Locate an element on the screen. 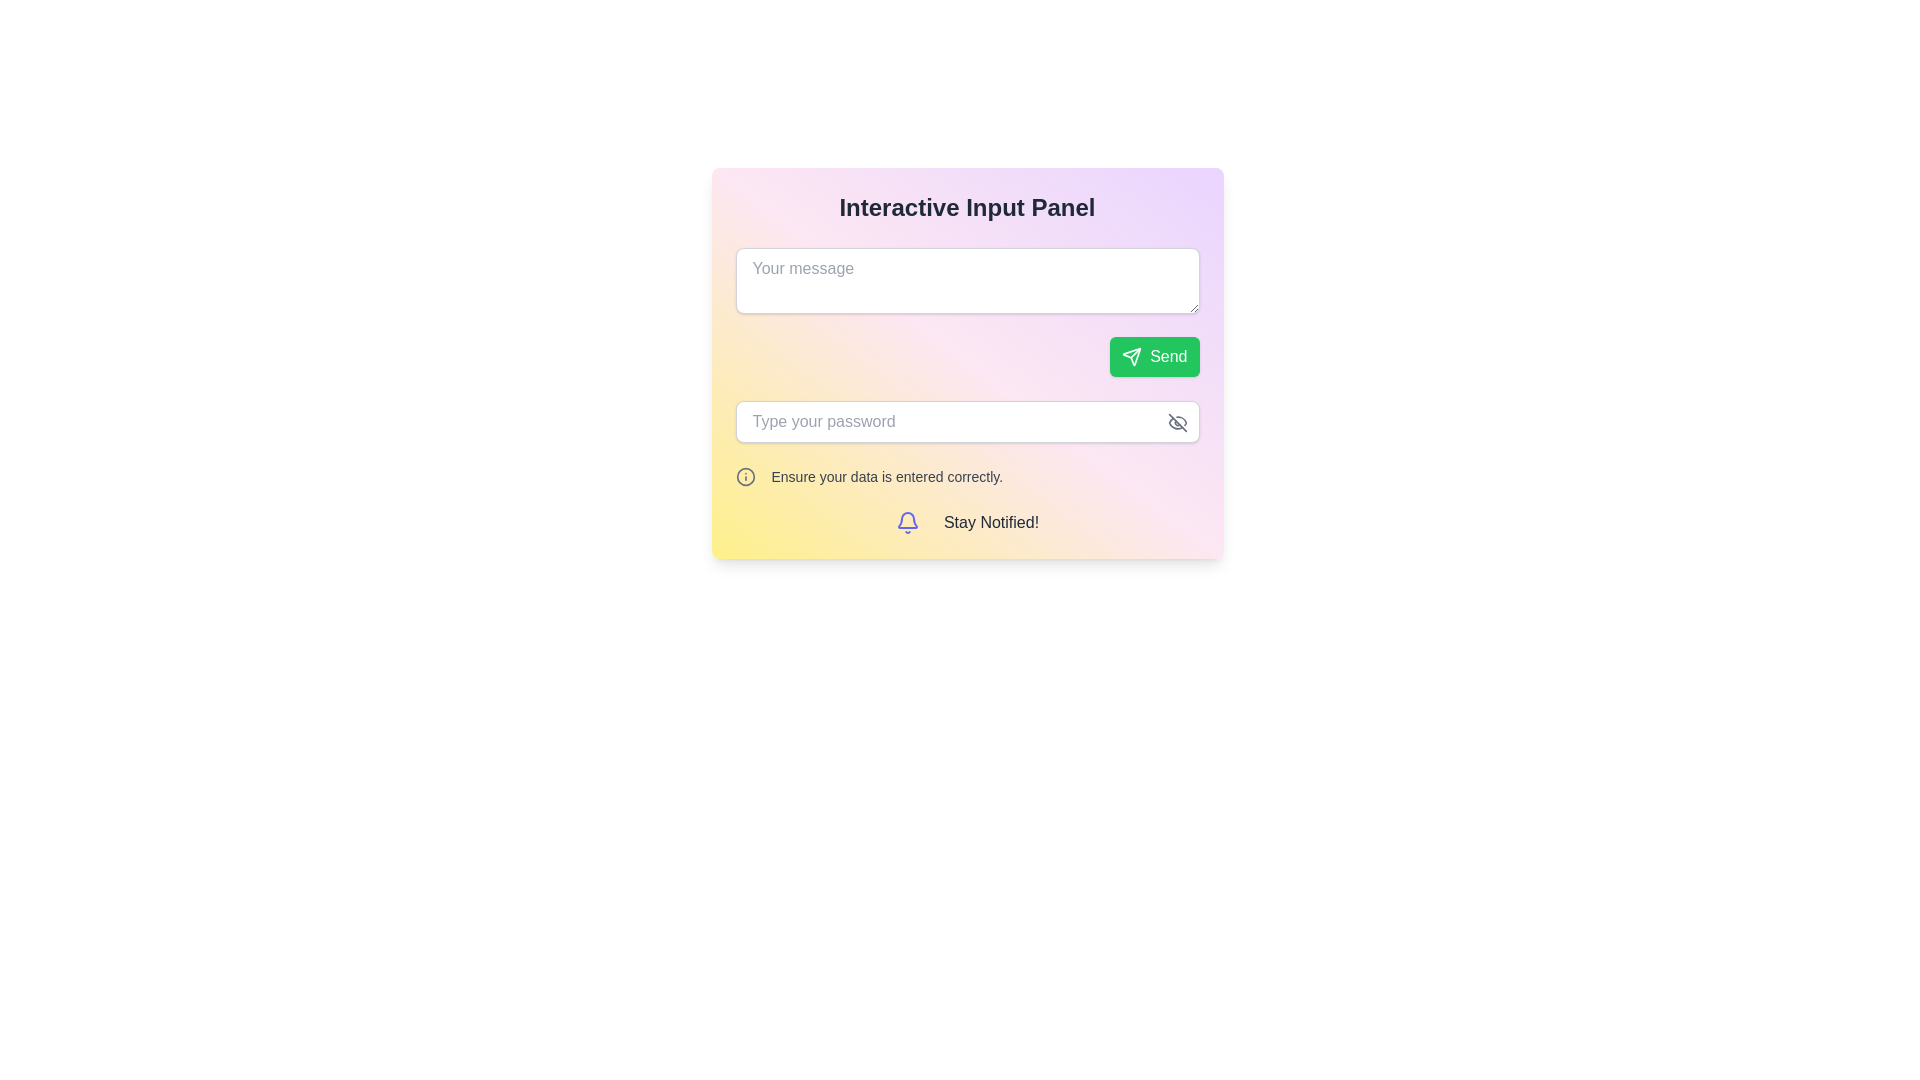  the Icon within the green 'Send' button, which is located to the left of the text 'Send' in the message input panel is located at coordinates (1132, 356).